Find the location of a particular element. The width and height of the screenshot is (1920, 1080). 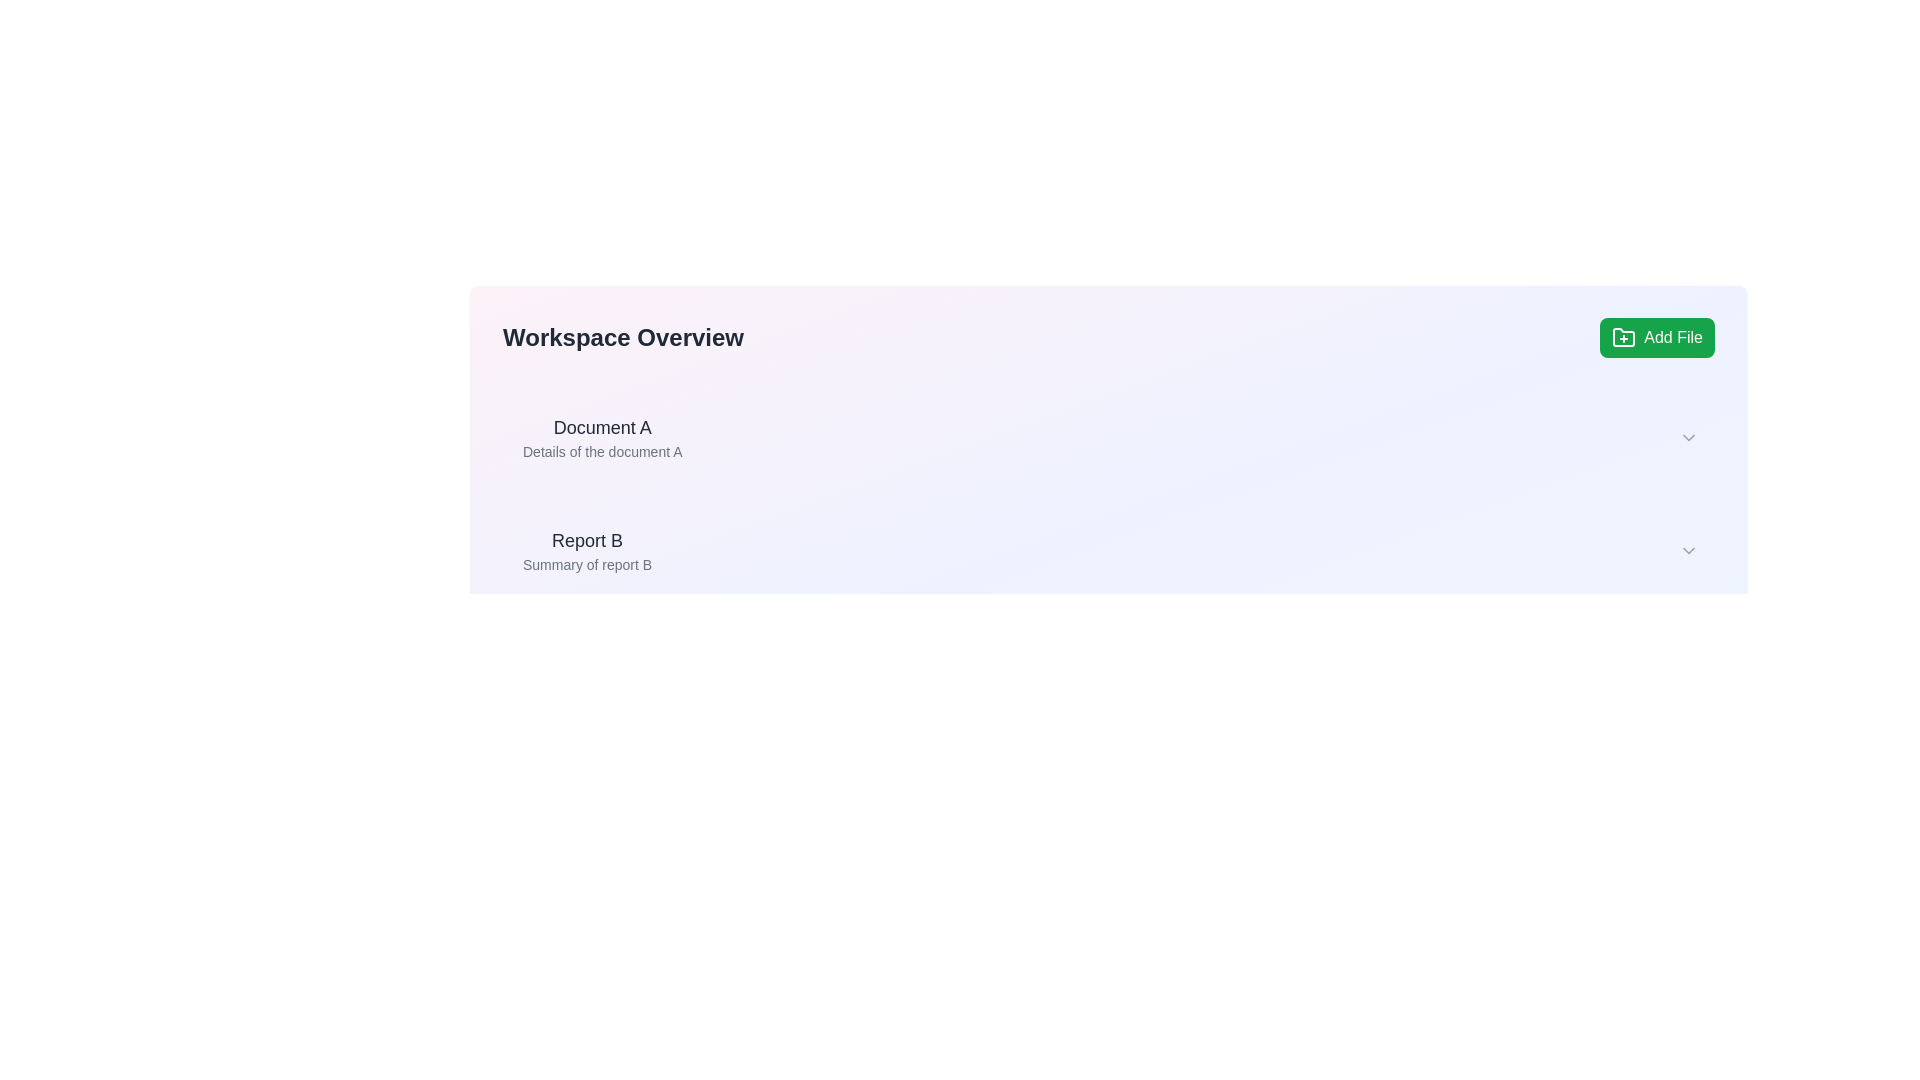

the green 'Add File' button which features a folder icon with a plus sign overlay to initiate the file addition process is located at coordinates (1624, 337).